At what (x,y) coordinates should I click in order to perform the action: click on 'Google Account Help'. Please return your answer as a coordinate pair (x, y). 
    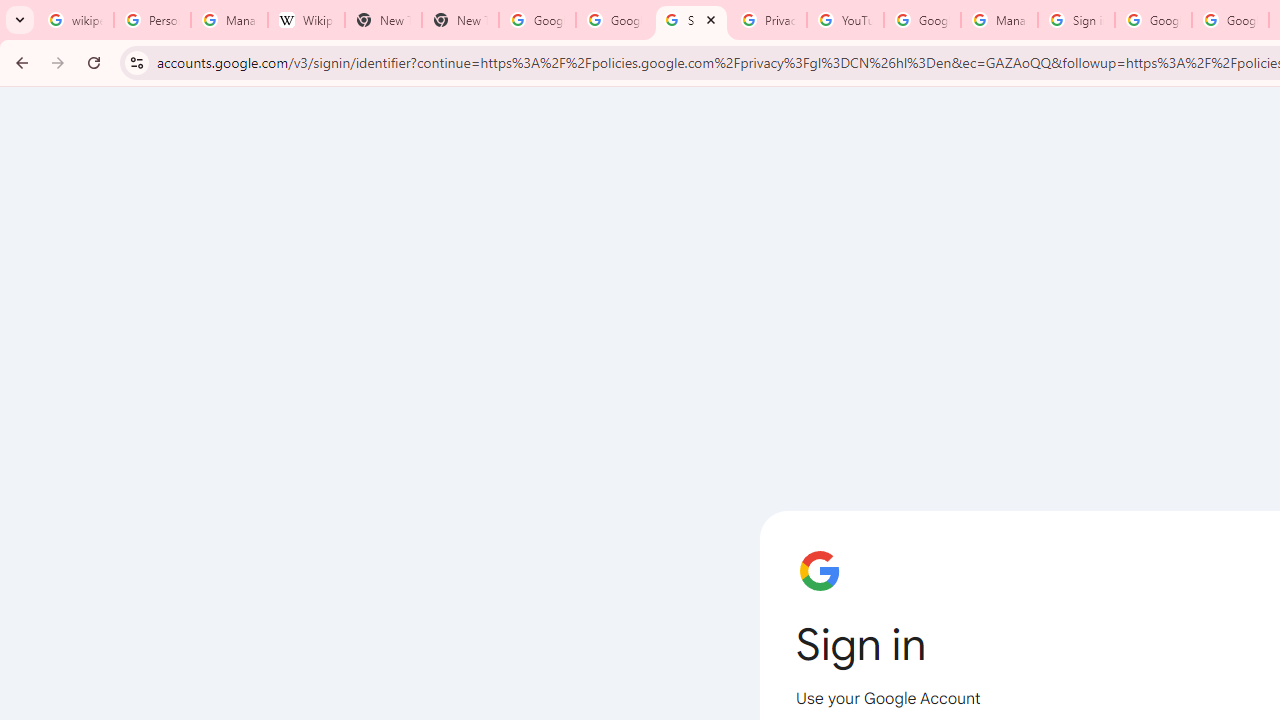
    Looking at the image, I should click on (921, 20).